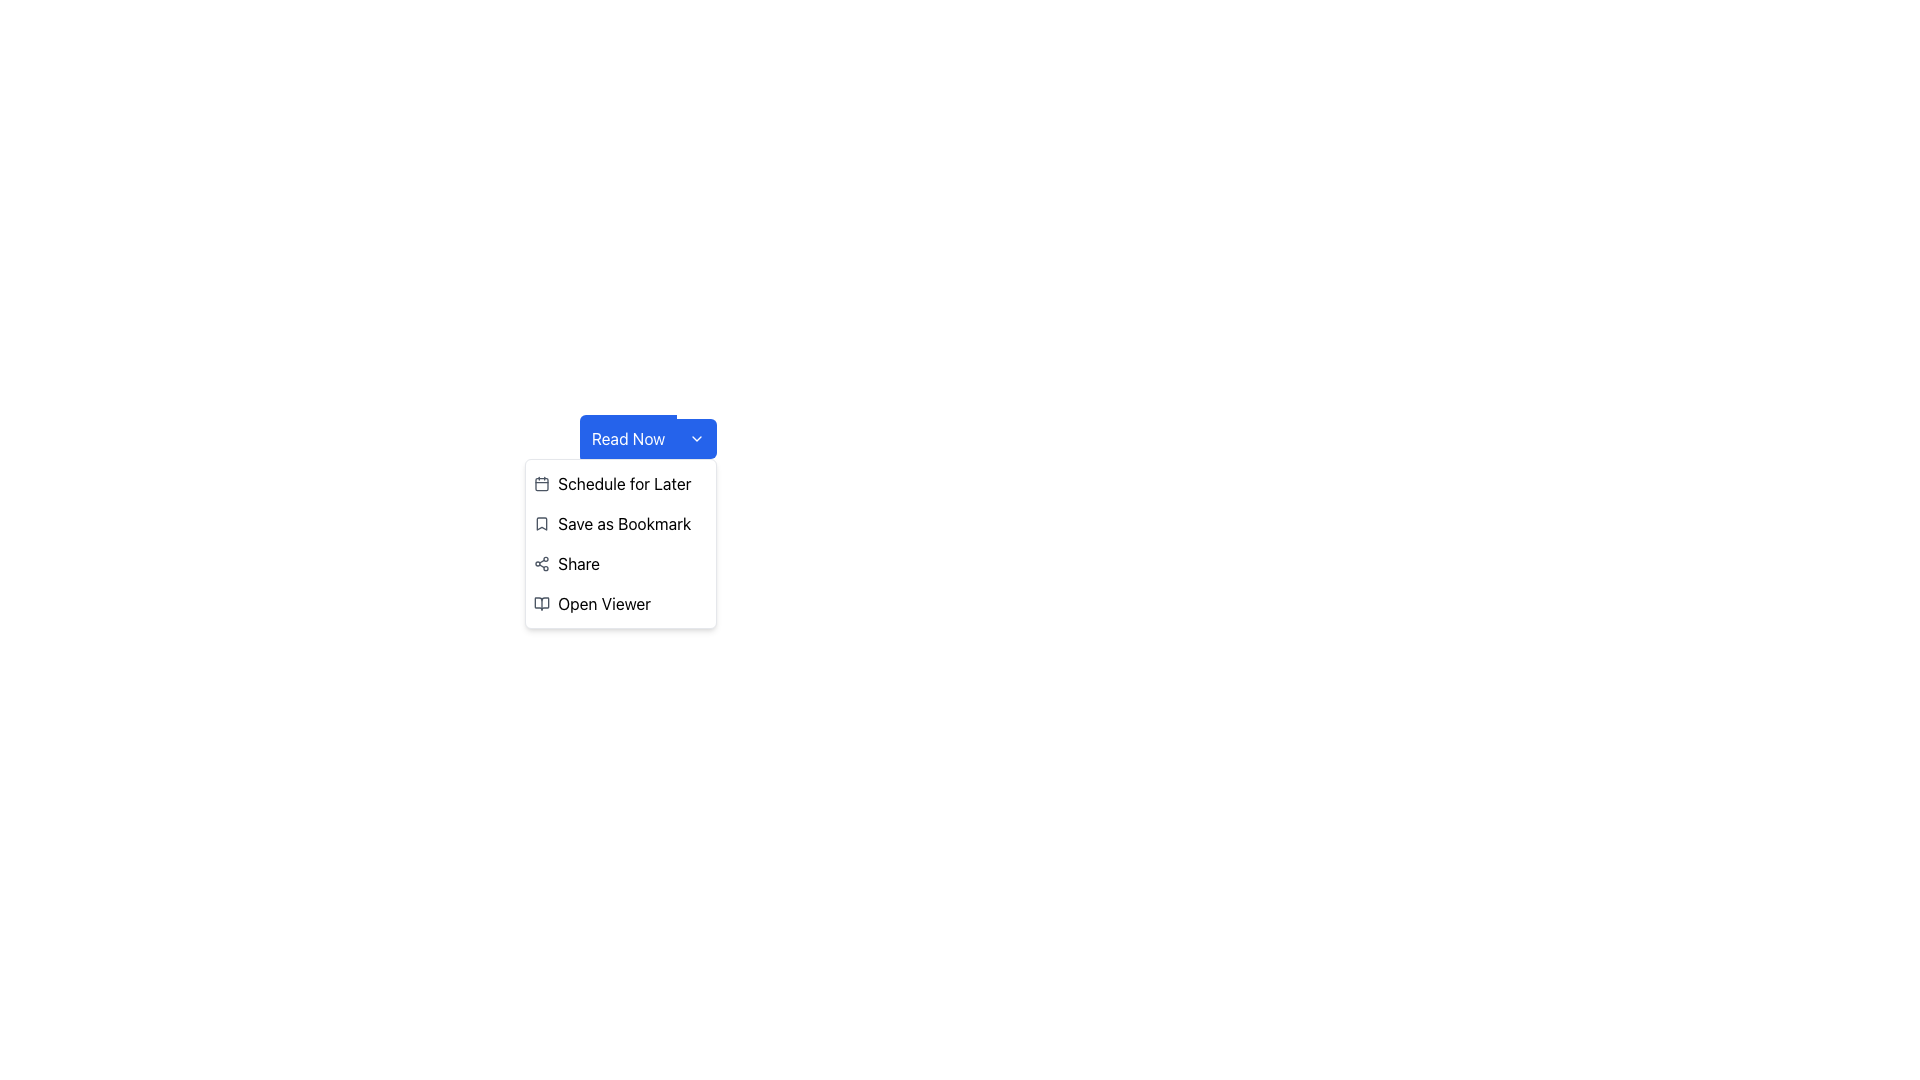  I want to click on the calendar icon located to the left of the 'Schedule for Later' text in the dropdown menu, so click(542, 483).